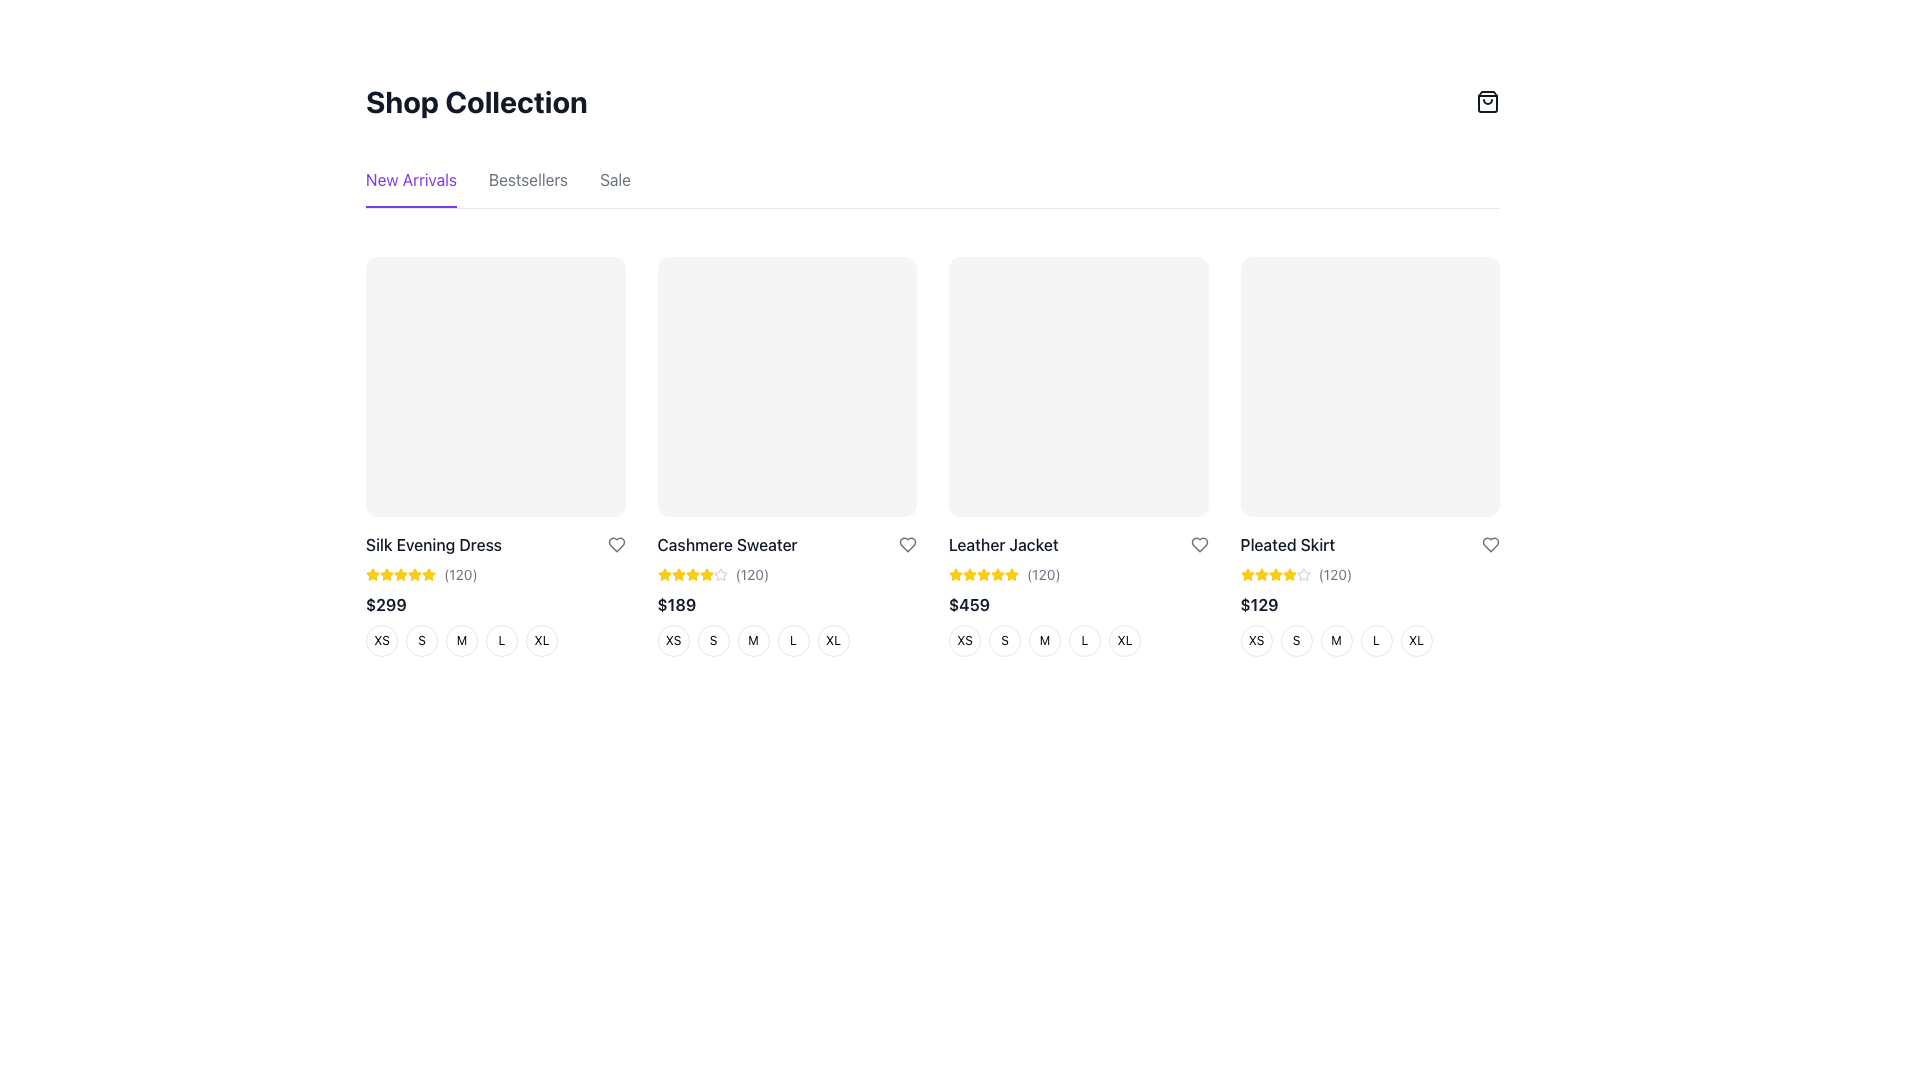 The width and height of the screenshot is (1920, 1080). I want to click on the rating represented by the yellow star located in the fourth product card for the 'Pleated Skirt', positioned below the product image and above the product price, so click(1274, 574).